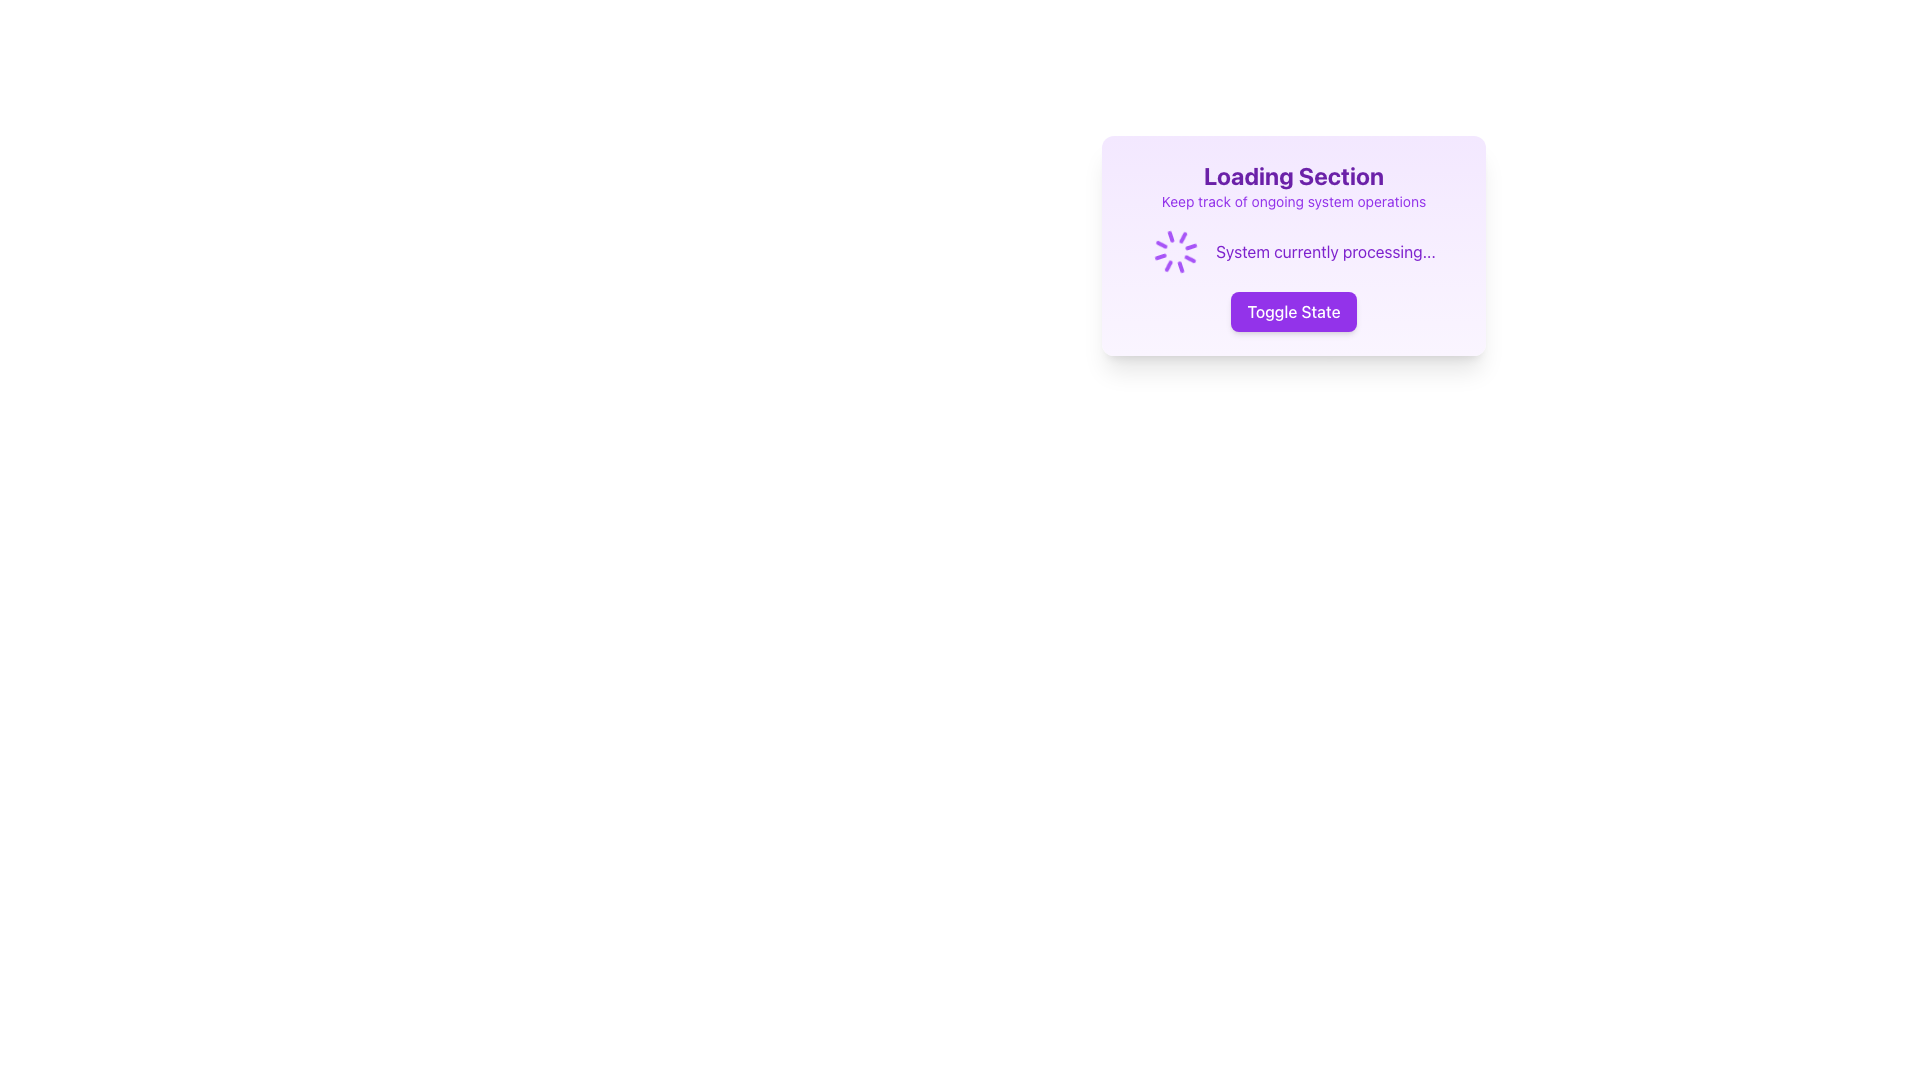 The width and height of the screenshot is (1920, 1080). What do you see at coordinates (1294, 312) in the screenshot?
I see `the button located at the bottom of the card-like UI component with a purple gradient background, beneath the text 'System currently processing...'` at bounding box center [1294, 312].